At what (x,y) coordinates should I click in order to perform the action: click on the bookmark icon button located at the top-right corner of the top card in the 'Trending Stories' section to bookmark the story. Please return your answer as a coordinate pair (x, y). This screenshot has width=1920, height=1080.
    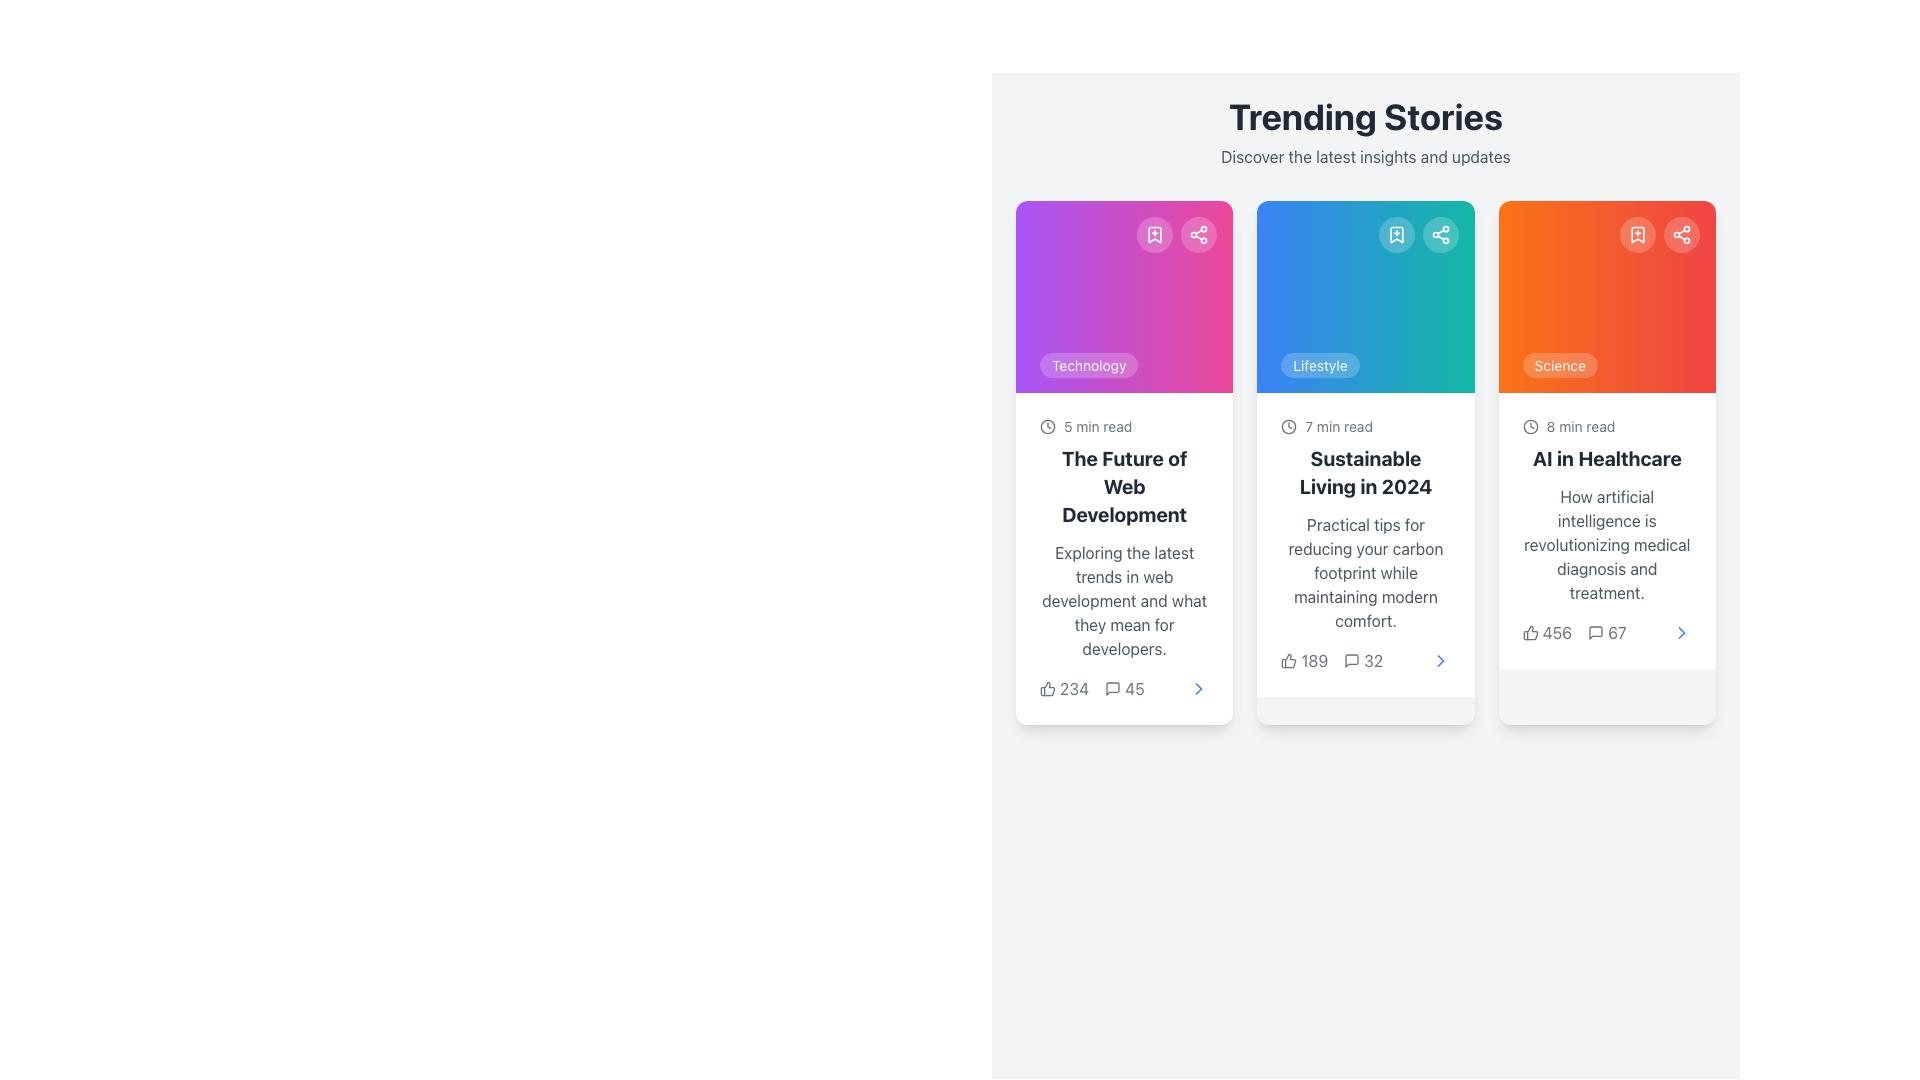
    Looking at the image, I should click on (1155, 234).